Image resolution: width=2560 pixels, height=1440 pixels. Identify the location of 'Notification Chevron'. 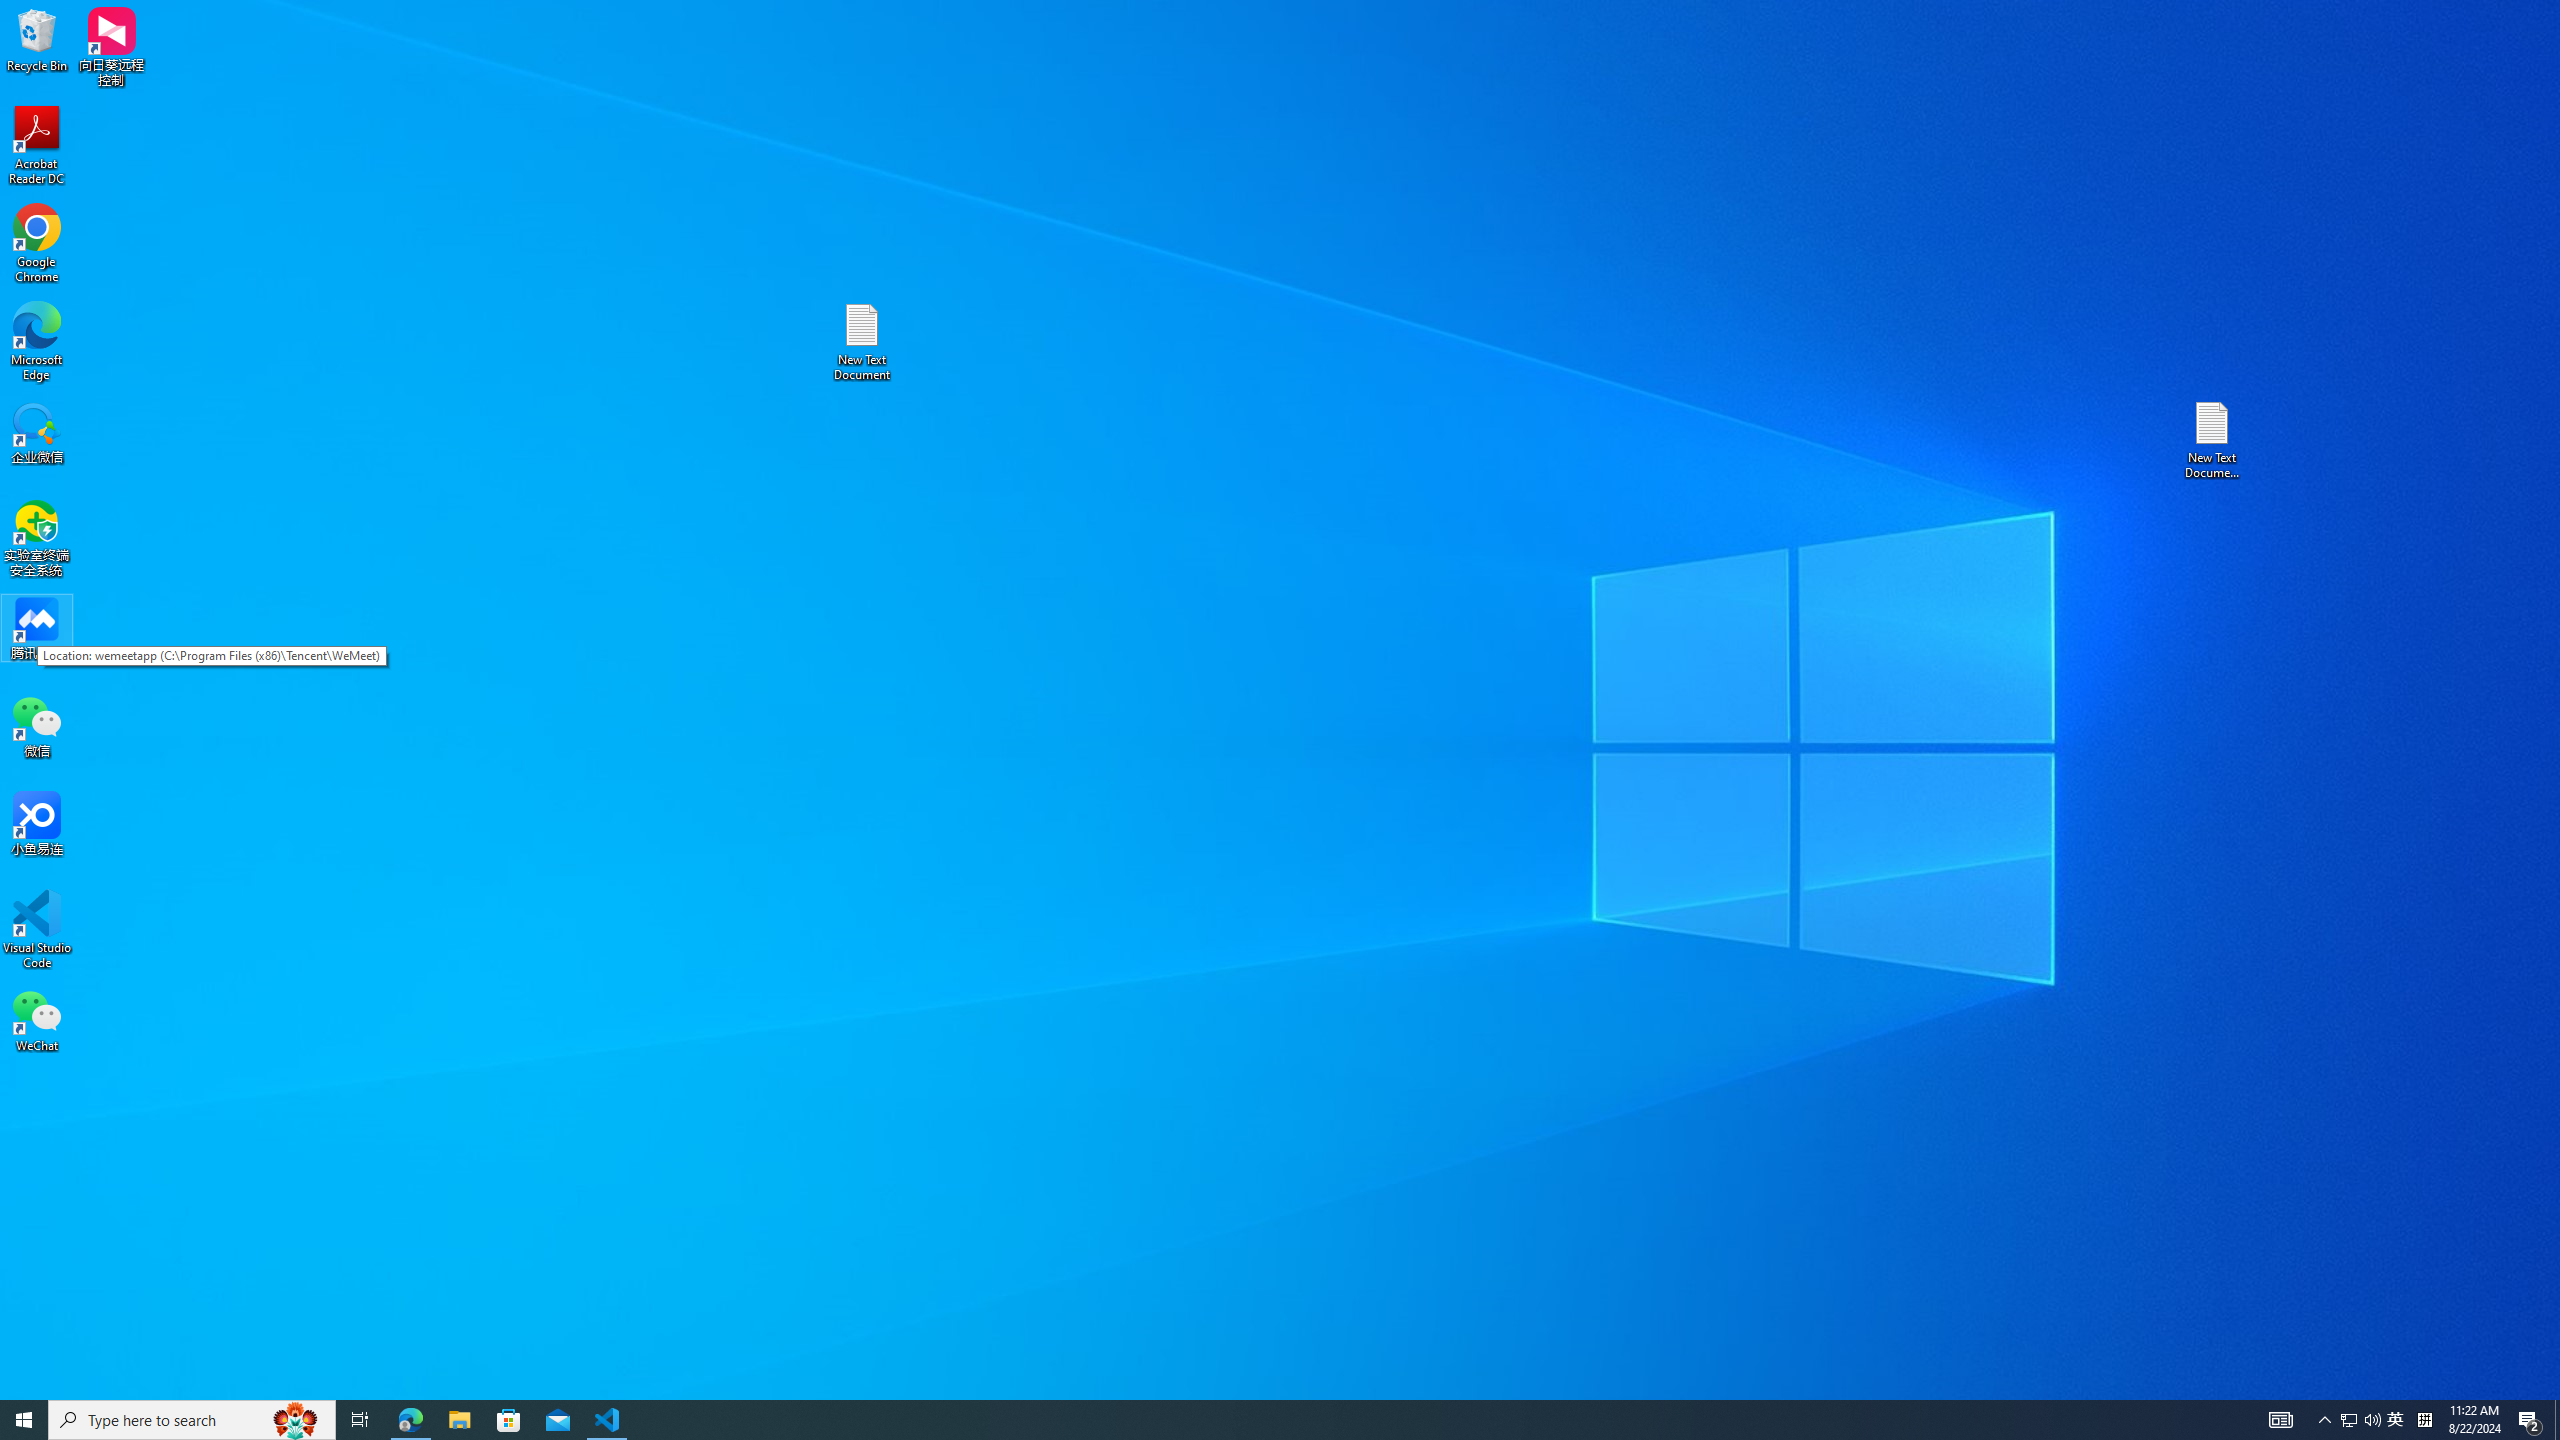
(2396, 1418).